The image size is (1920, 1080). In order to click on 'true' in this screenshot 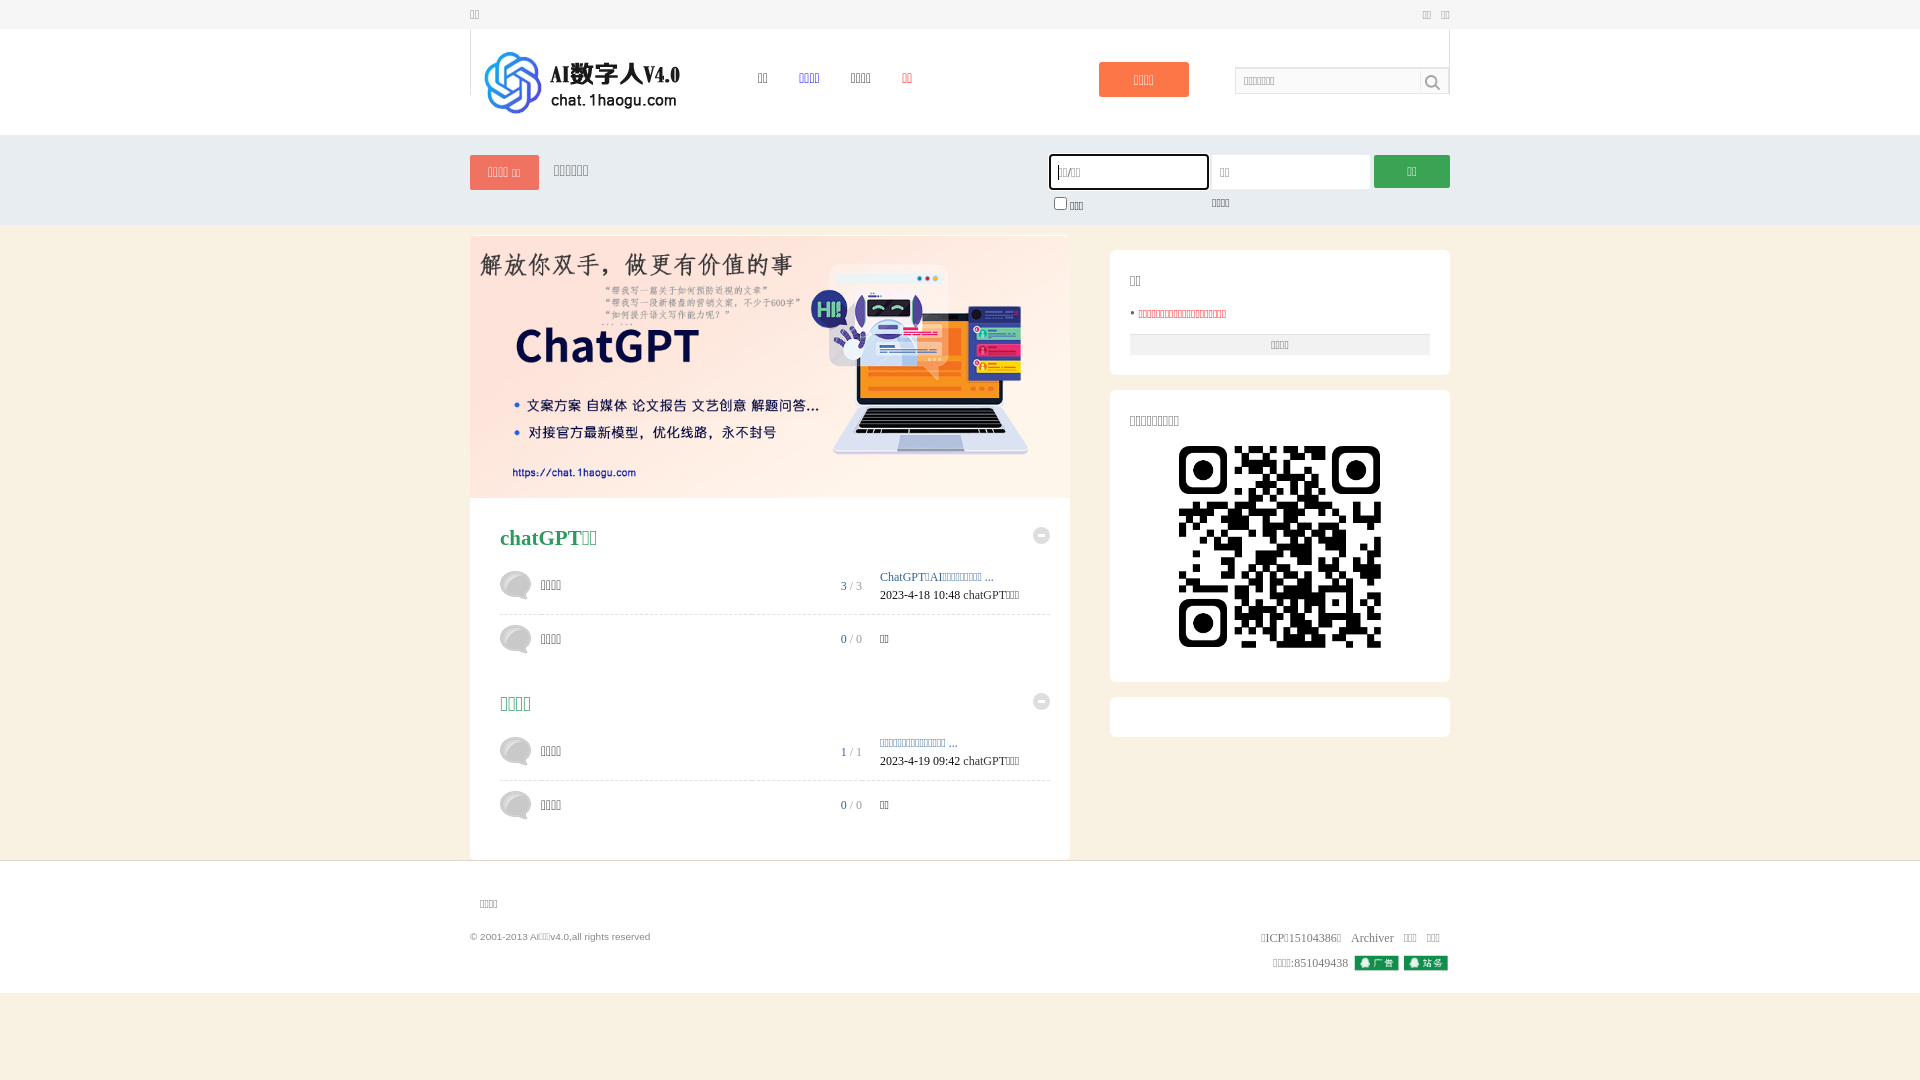, I will do `click(1435, 80)`.